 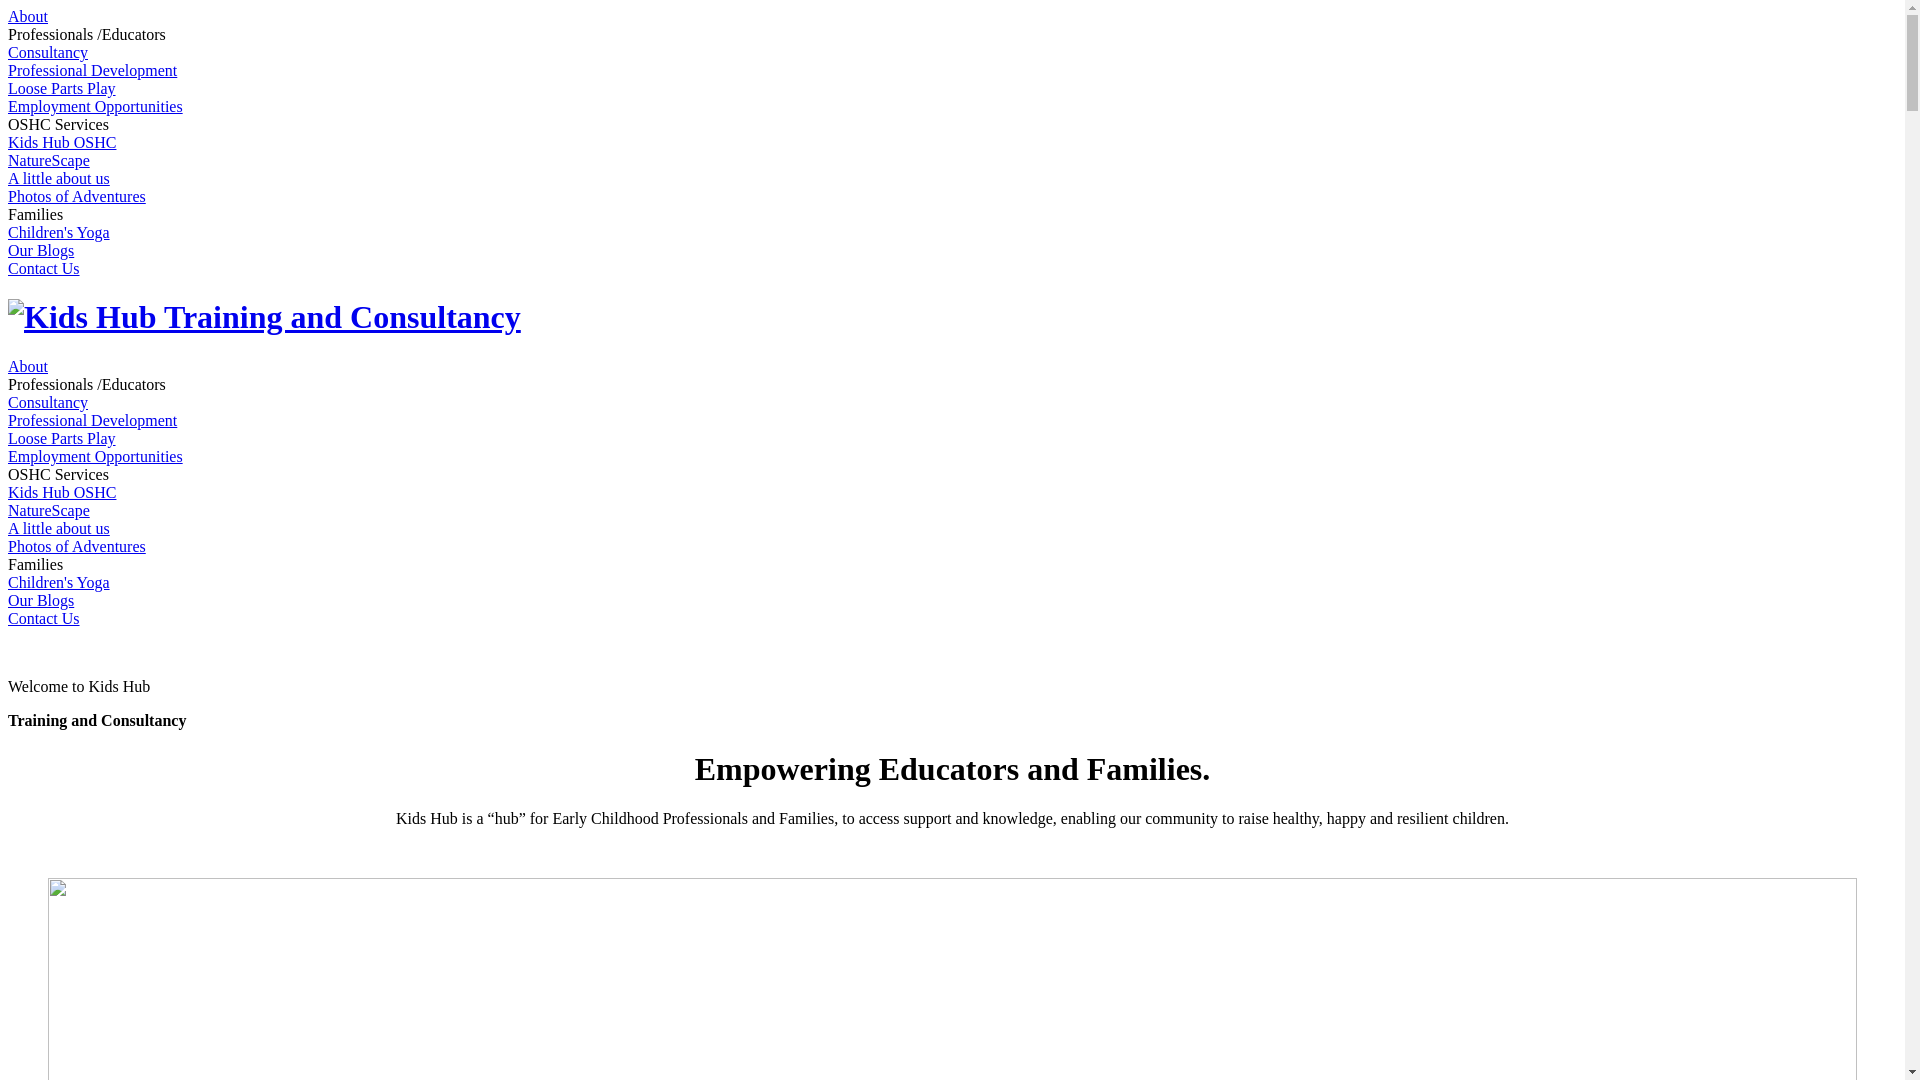 What do you see at coordinates (76, 546) in the screenshot?
I see `'Photos of Adventures'` at bounding box center [76, 546].